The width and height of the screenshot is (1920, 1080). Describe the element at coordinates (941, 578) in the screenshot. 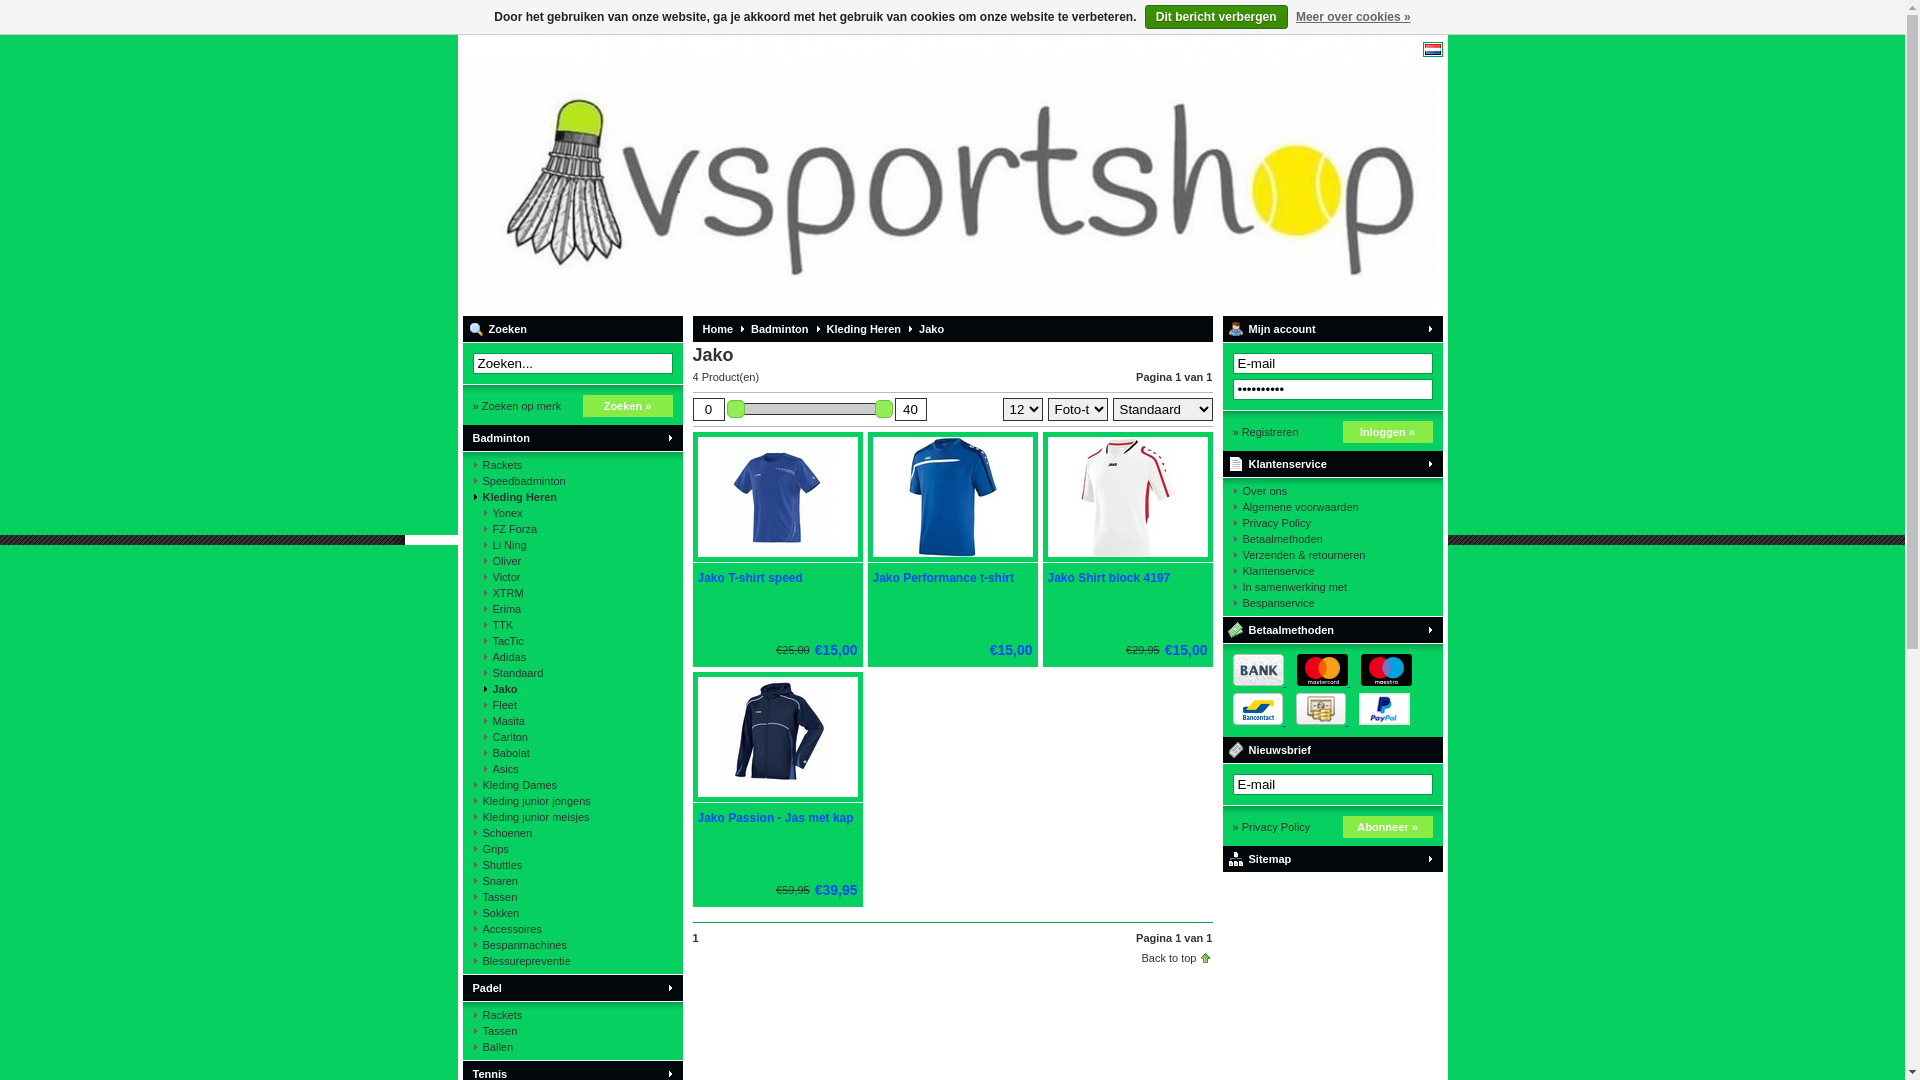

I see `'Jako Performance t-shirt'` at that location.